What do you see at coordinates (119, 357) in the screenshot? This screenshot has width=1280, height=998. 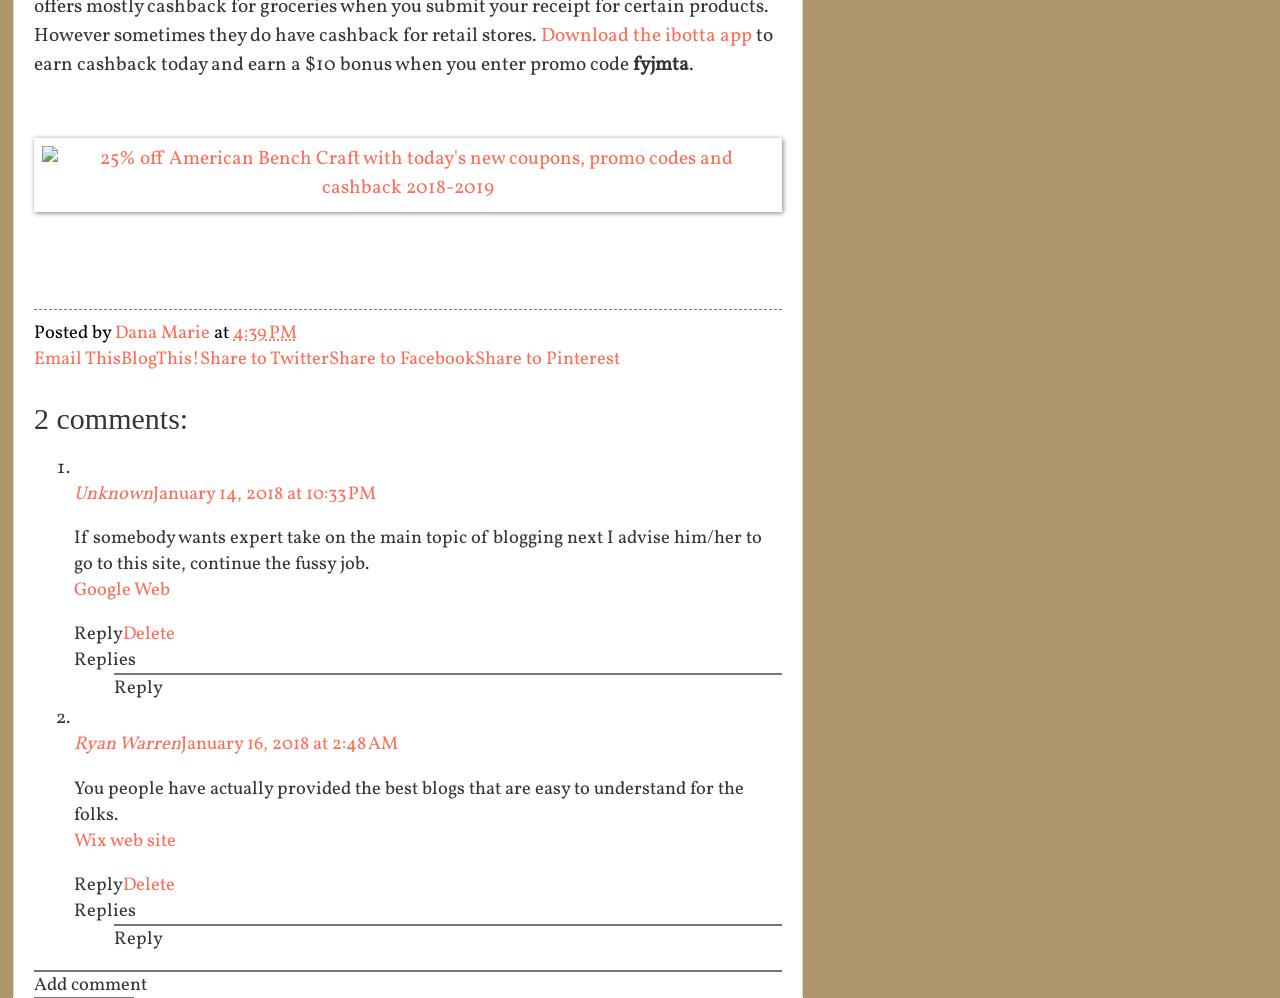 I see `'BlogThis!'` at bounding box center [119, 357].